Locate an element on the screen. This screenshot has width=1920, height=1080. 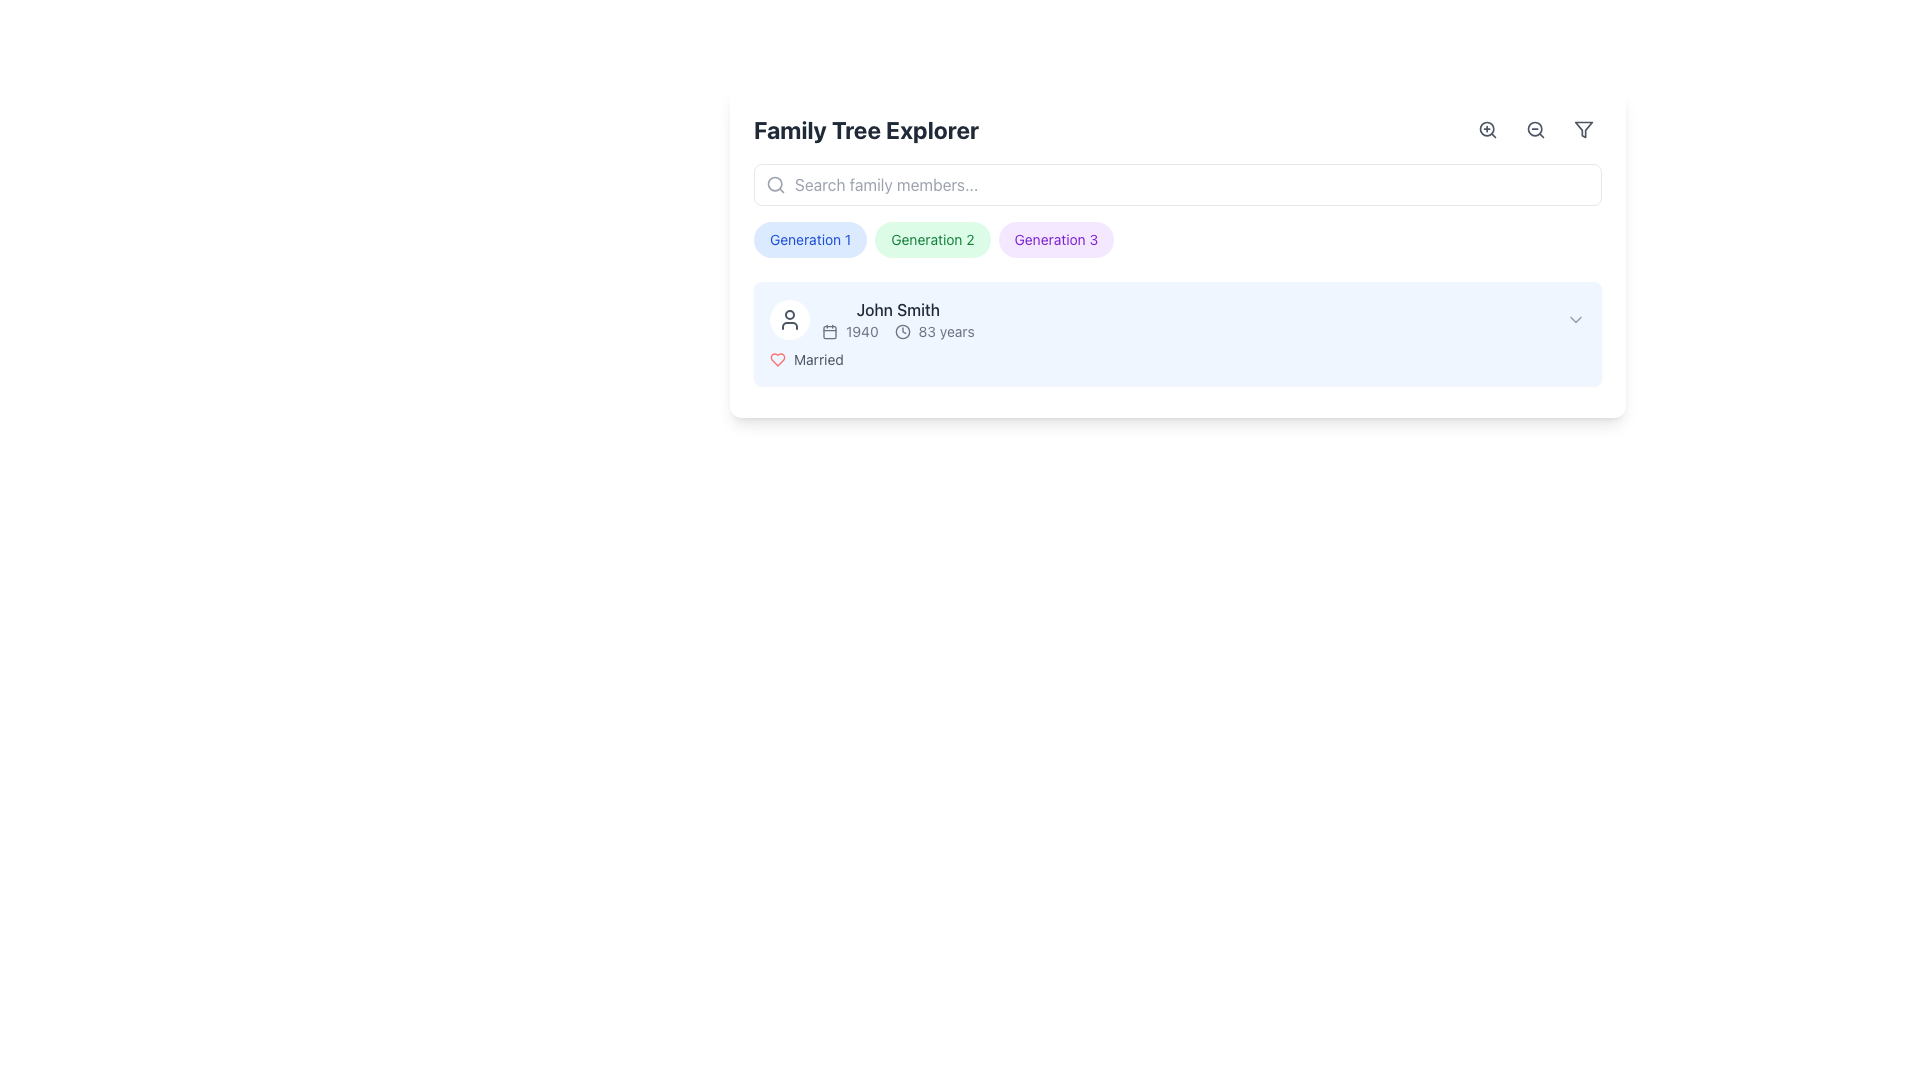
the chevron-down icon located at the far-right end of the row containing 'John Smith 1940 83 years' to highlight it is located at coordinates (1574, 319).